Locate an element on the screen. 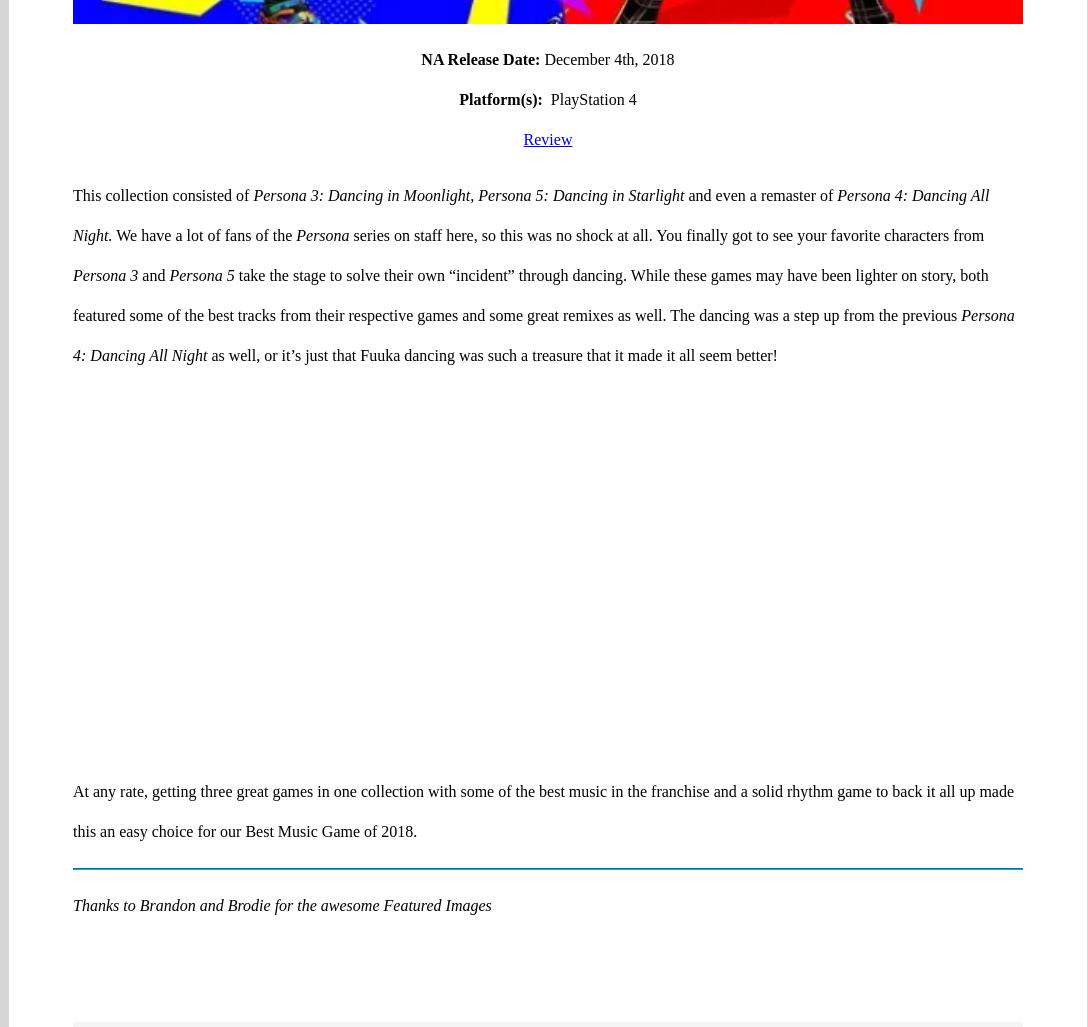 This screenshot has width=1088, height=1027. 'Persona 5' is located at coordinates (200, 196).